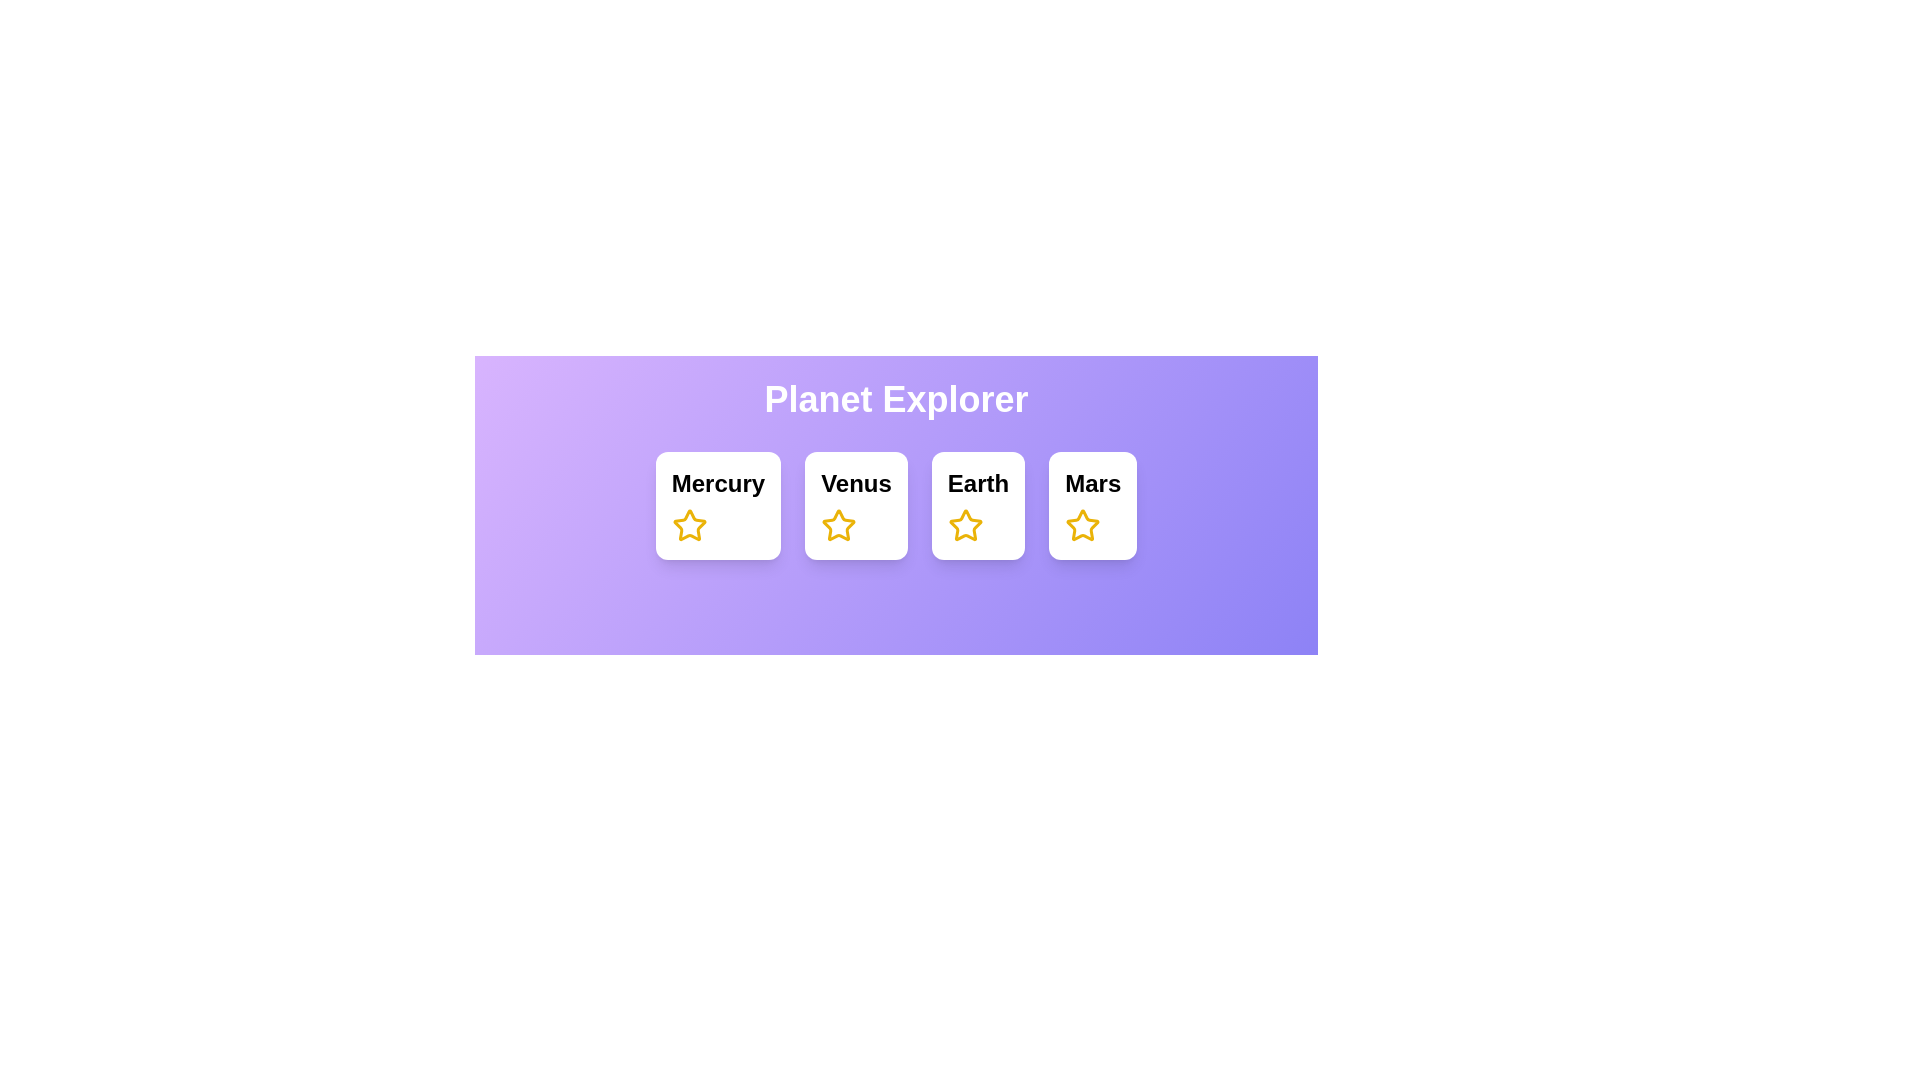  I want to click on the bold text label displaying 'Mercury' within a white rounded rectangle box, which is the first in a series of planet boxes, so click(718, 483).